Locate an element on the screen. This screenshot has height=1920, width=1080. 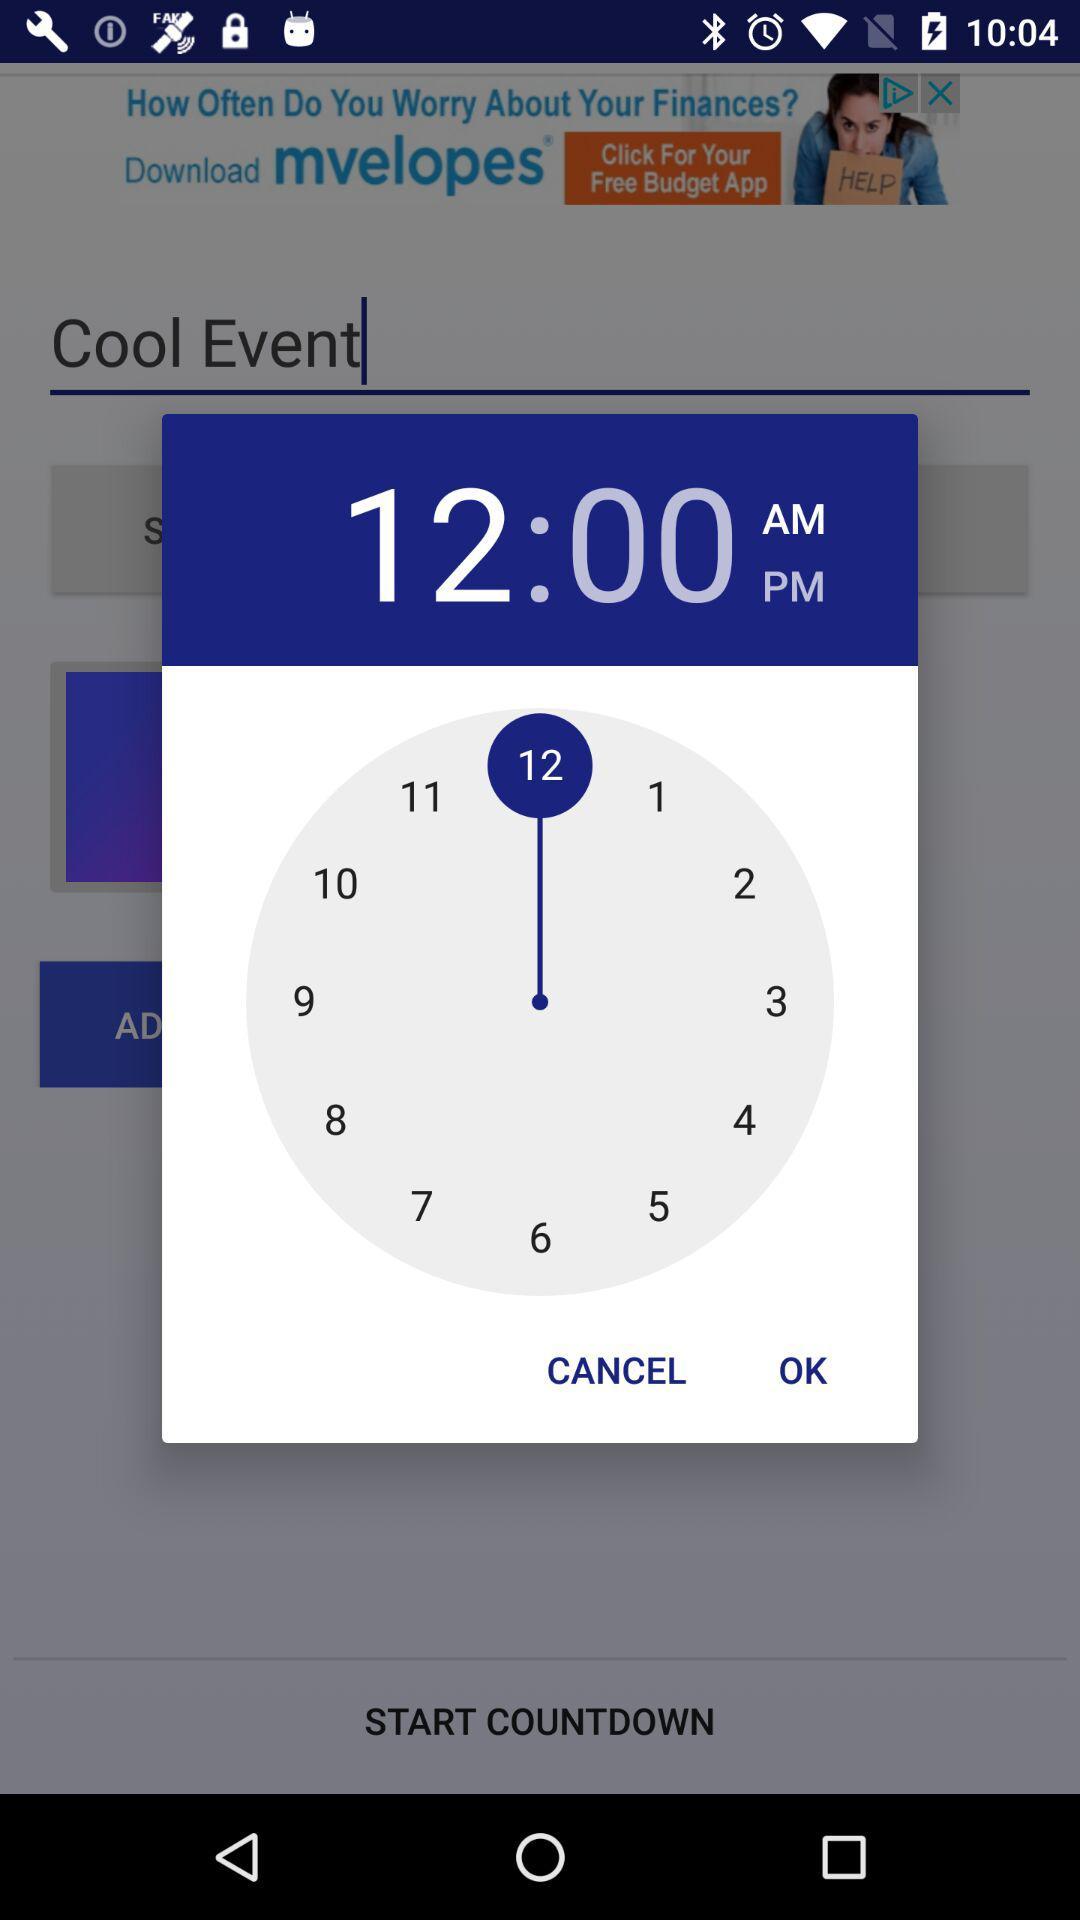
the item to the right of the 00 app is located at coordinates (793, 512).